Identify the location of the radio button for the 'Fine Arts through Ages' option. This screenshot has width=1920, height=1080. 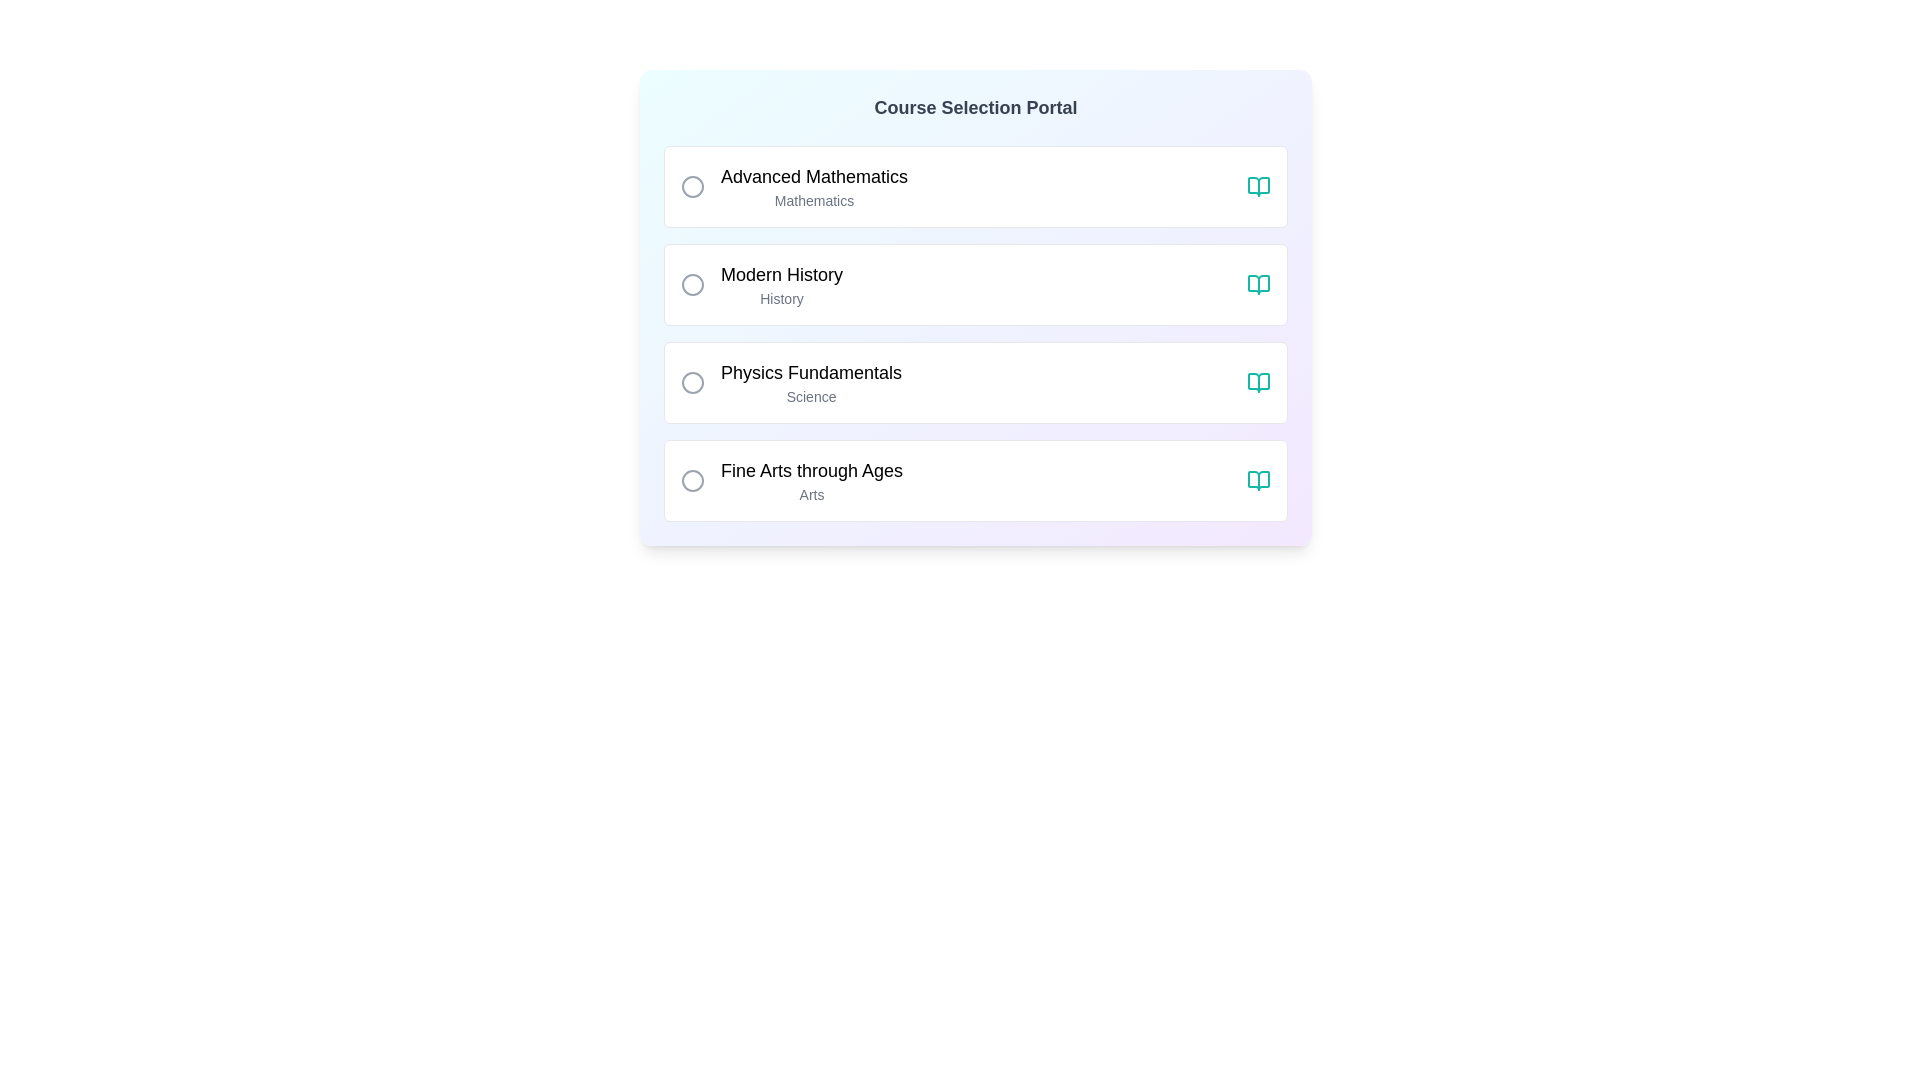
(692, 481).